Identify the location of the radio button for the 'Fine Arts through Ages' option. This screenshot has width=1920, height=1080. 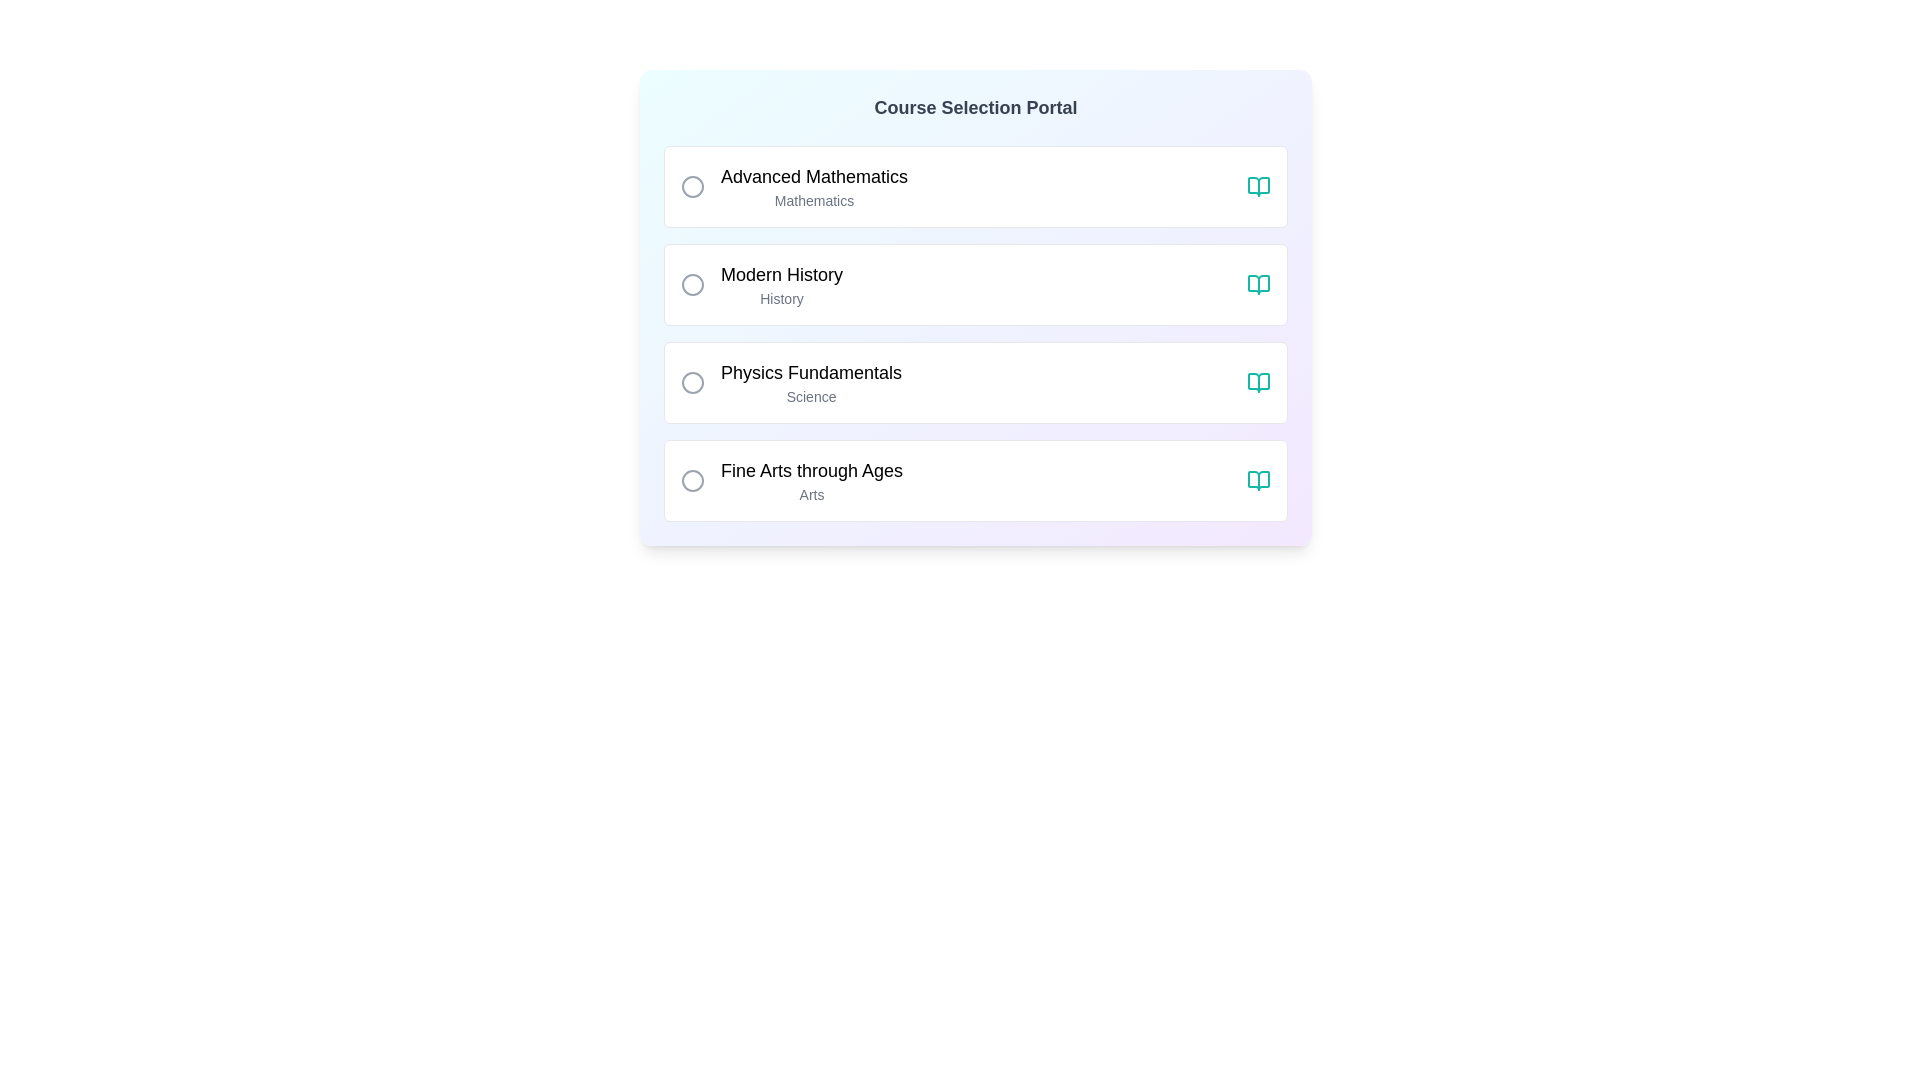
(692, 481).